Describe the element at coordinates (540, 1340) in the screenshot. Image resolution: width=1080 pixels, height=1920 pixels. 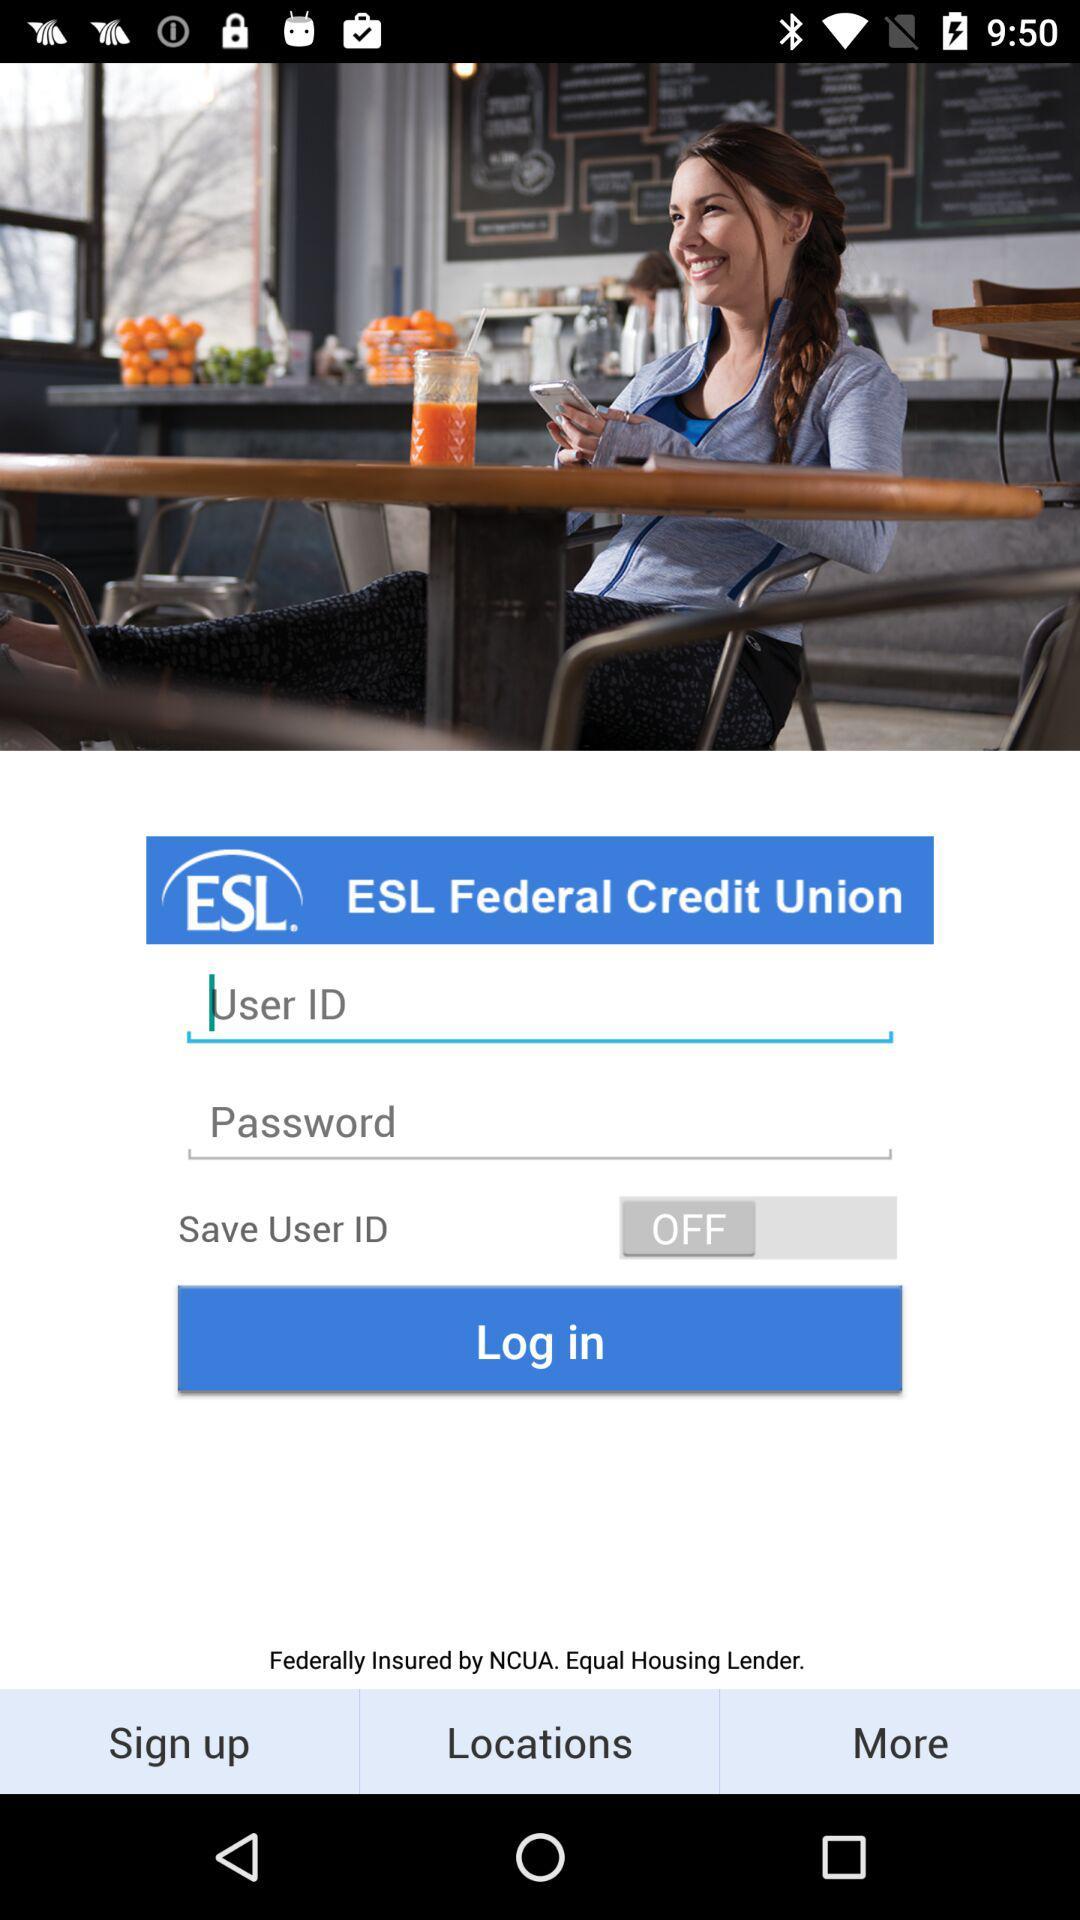
I see `log in button` at that location.